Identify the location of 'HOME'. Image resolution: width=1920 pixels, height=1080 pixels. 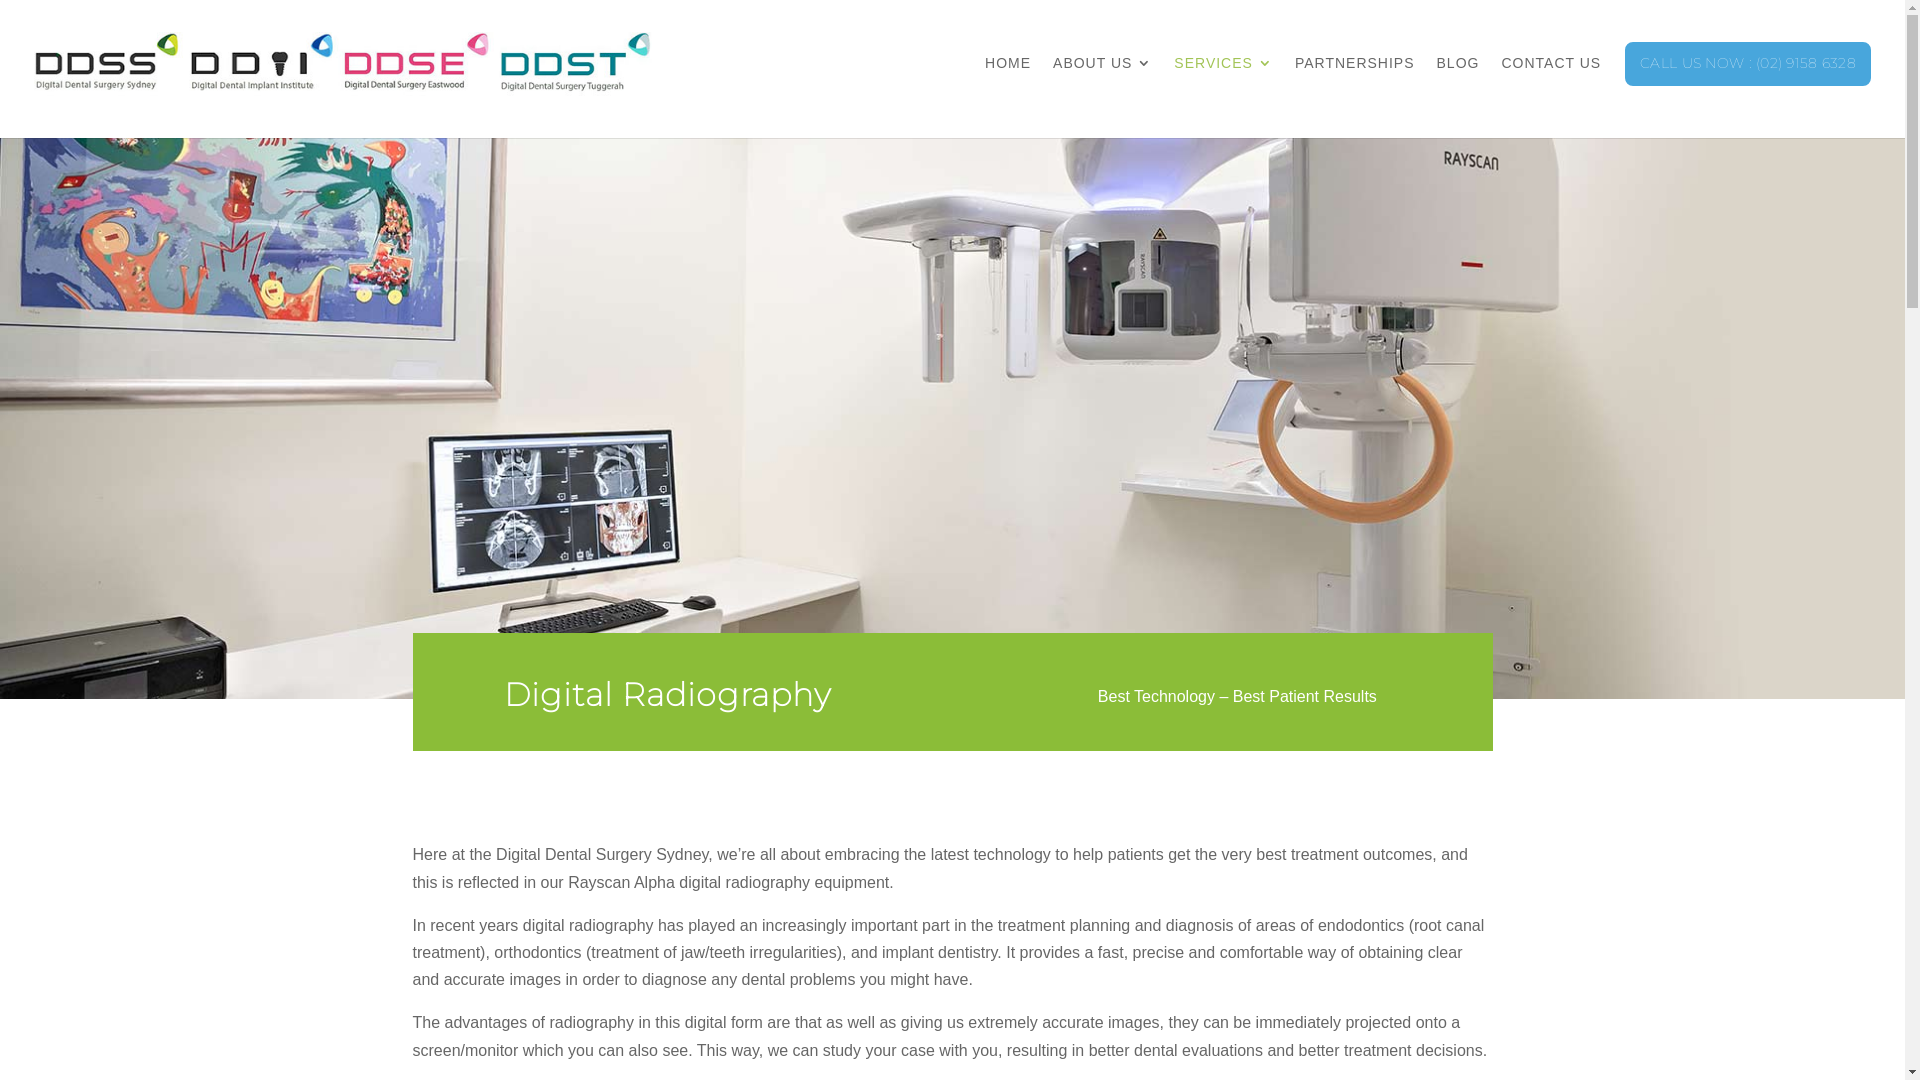
(1008, 82).